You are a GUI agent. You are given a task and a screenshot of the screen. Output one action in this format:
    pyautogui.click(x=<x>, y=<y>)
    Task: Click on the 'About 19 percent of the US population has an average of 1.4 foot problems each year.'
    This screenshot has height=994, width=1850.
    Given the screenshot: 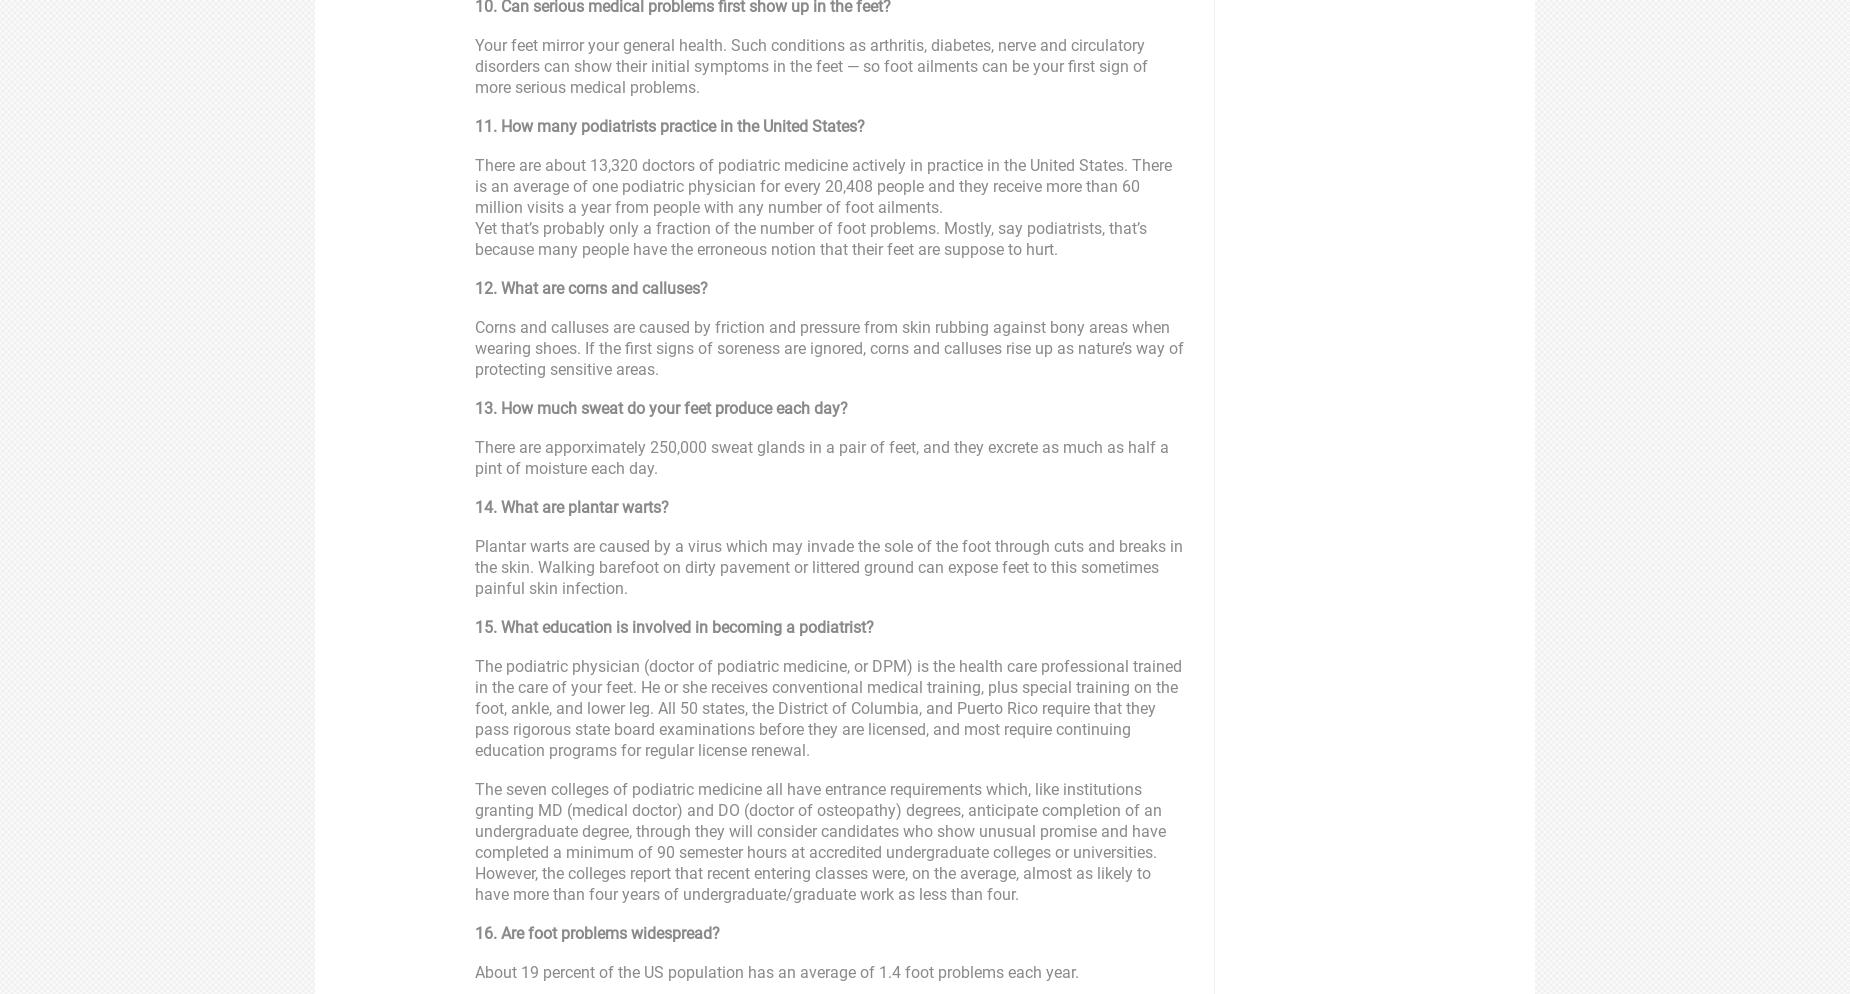 What is the action you would take?
    pyautogui.click(x=777, y=971)
    